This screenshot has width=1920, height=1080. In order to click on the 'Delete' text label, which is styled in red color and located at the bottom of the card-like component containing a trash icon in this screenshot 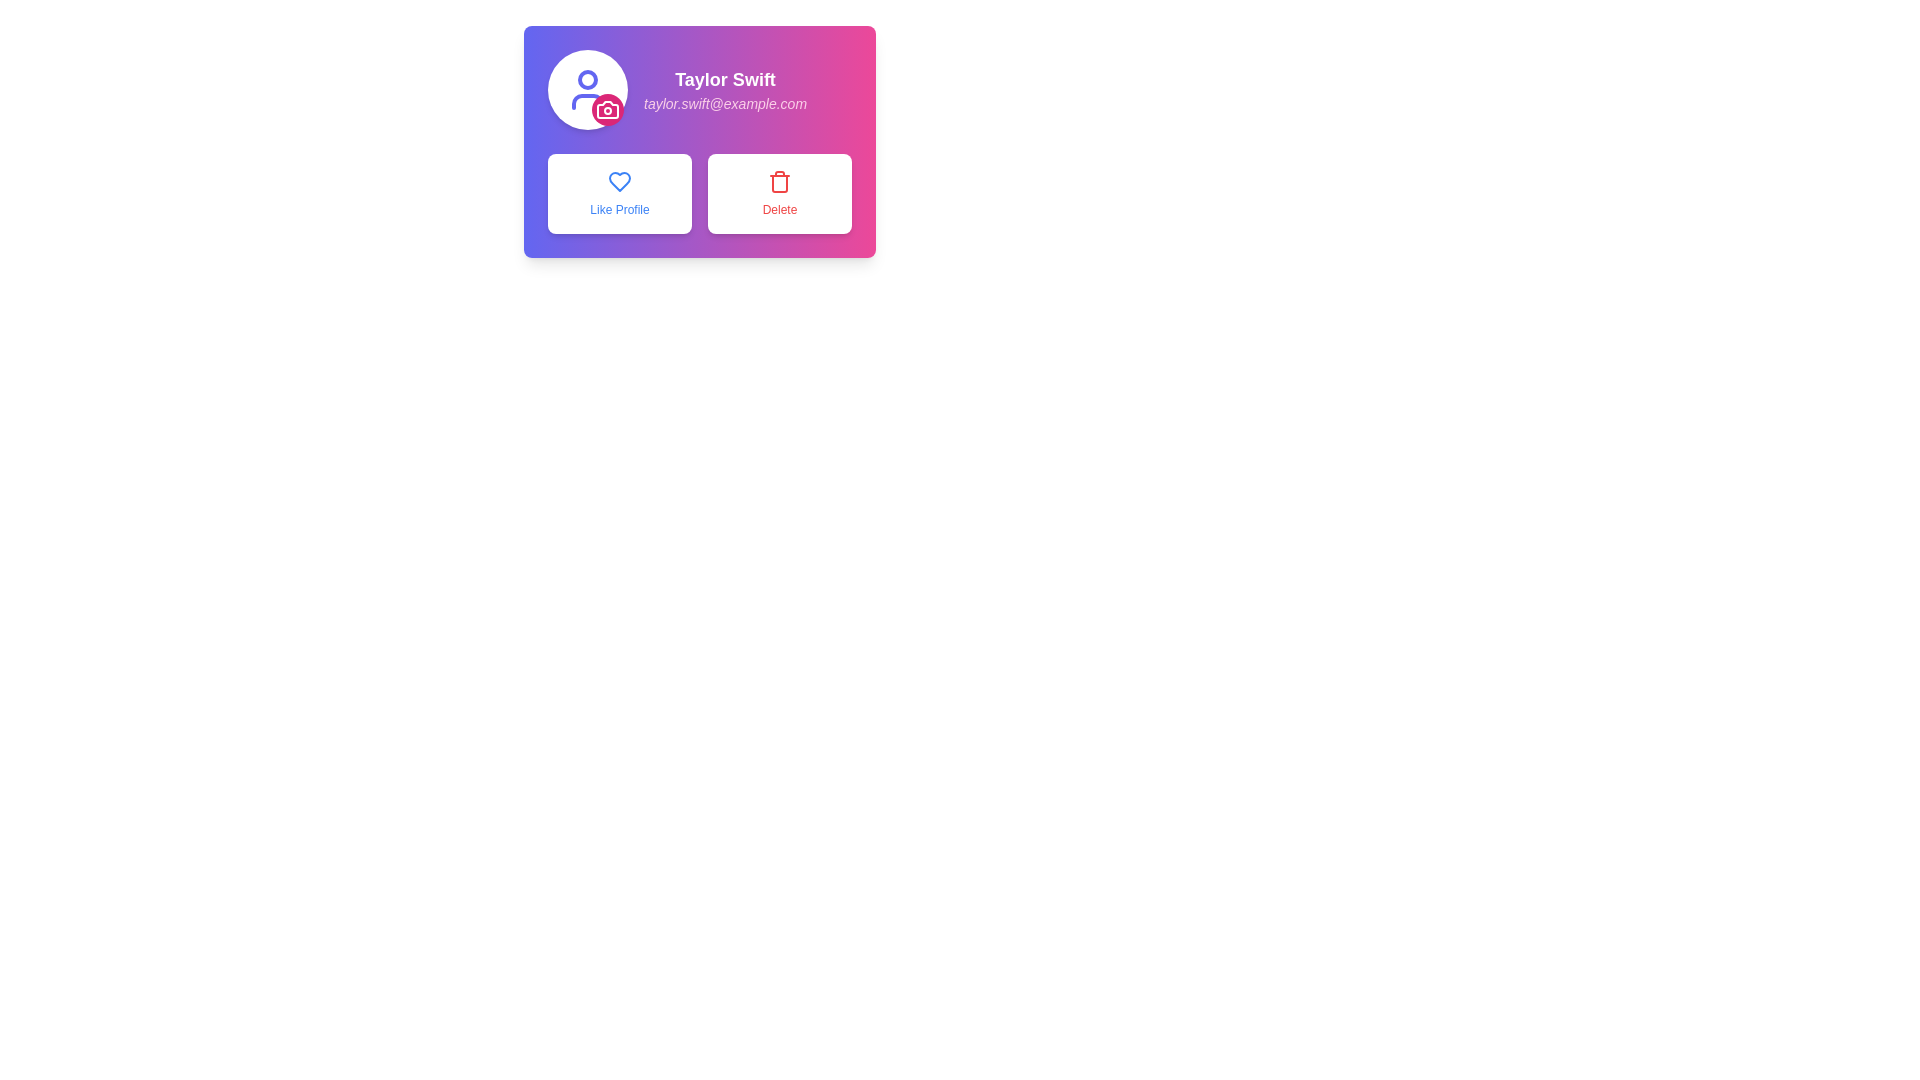, I will do `click(778, 209)`.